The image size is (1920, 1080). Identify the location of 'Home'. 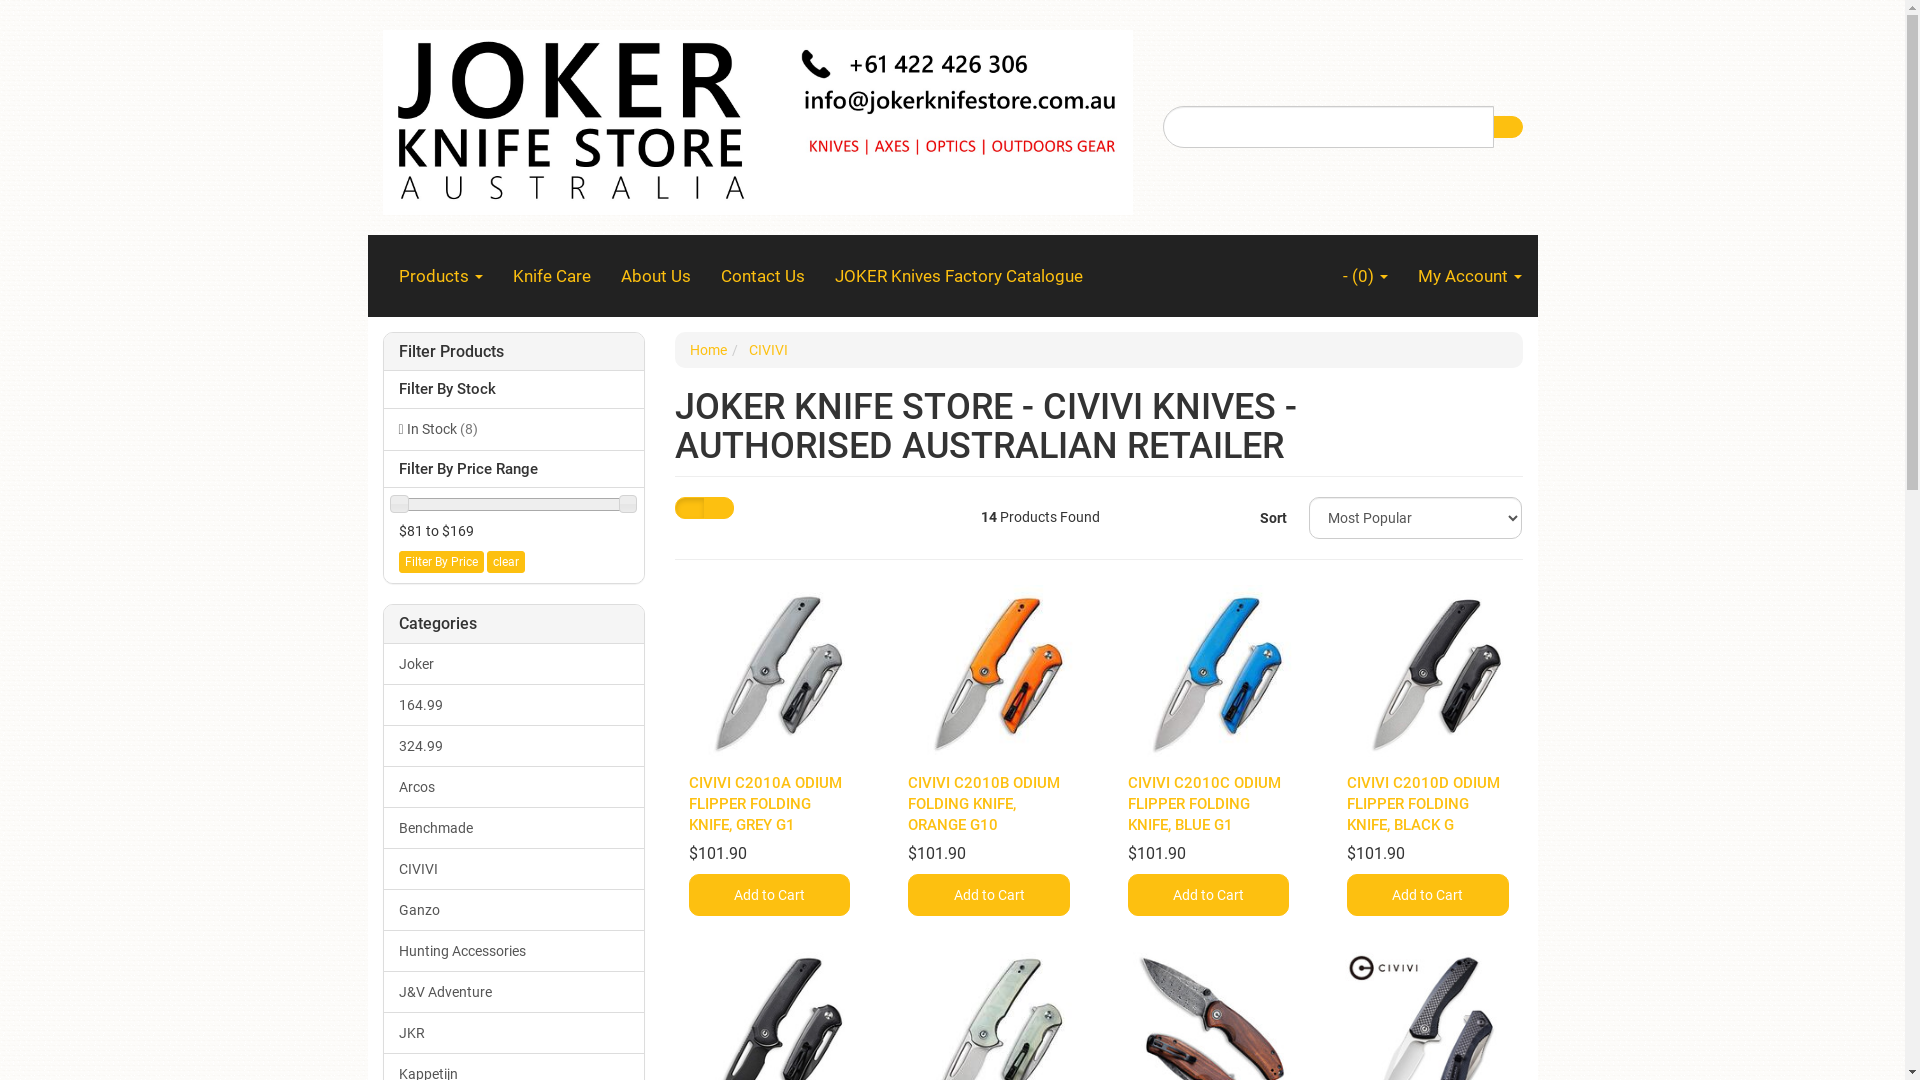
(708, 349).